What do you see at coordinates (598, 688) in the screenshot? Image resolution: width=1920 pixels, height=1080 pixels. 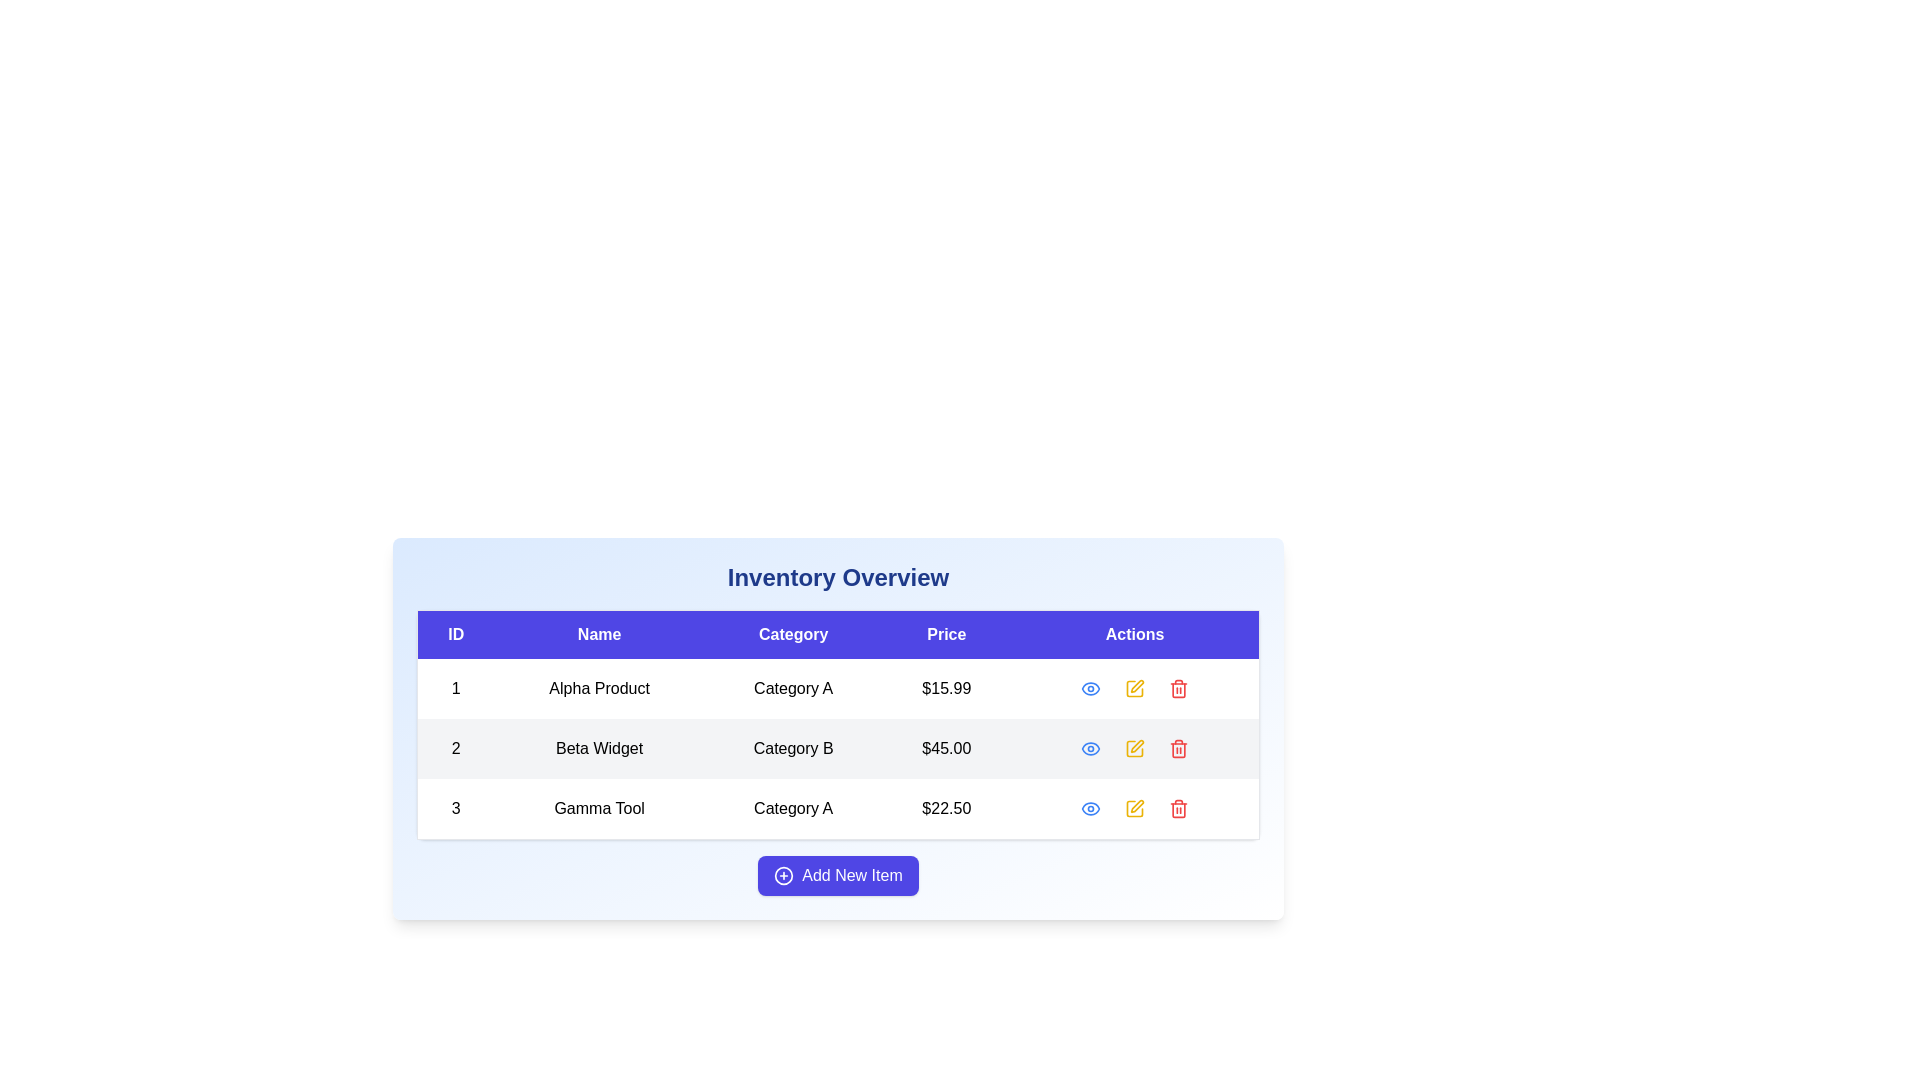 I see `text content of the text label displaying 'Alpha Product', located in the second column of the first row of the table under the 'Name' column heading` at bounding box center [598, 688].